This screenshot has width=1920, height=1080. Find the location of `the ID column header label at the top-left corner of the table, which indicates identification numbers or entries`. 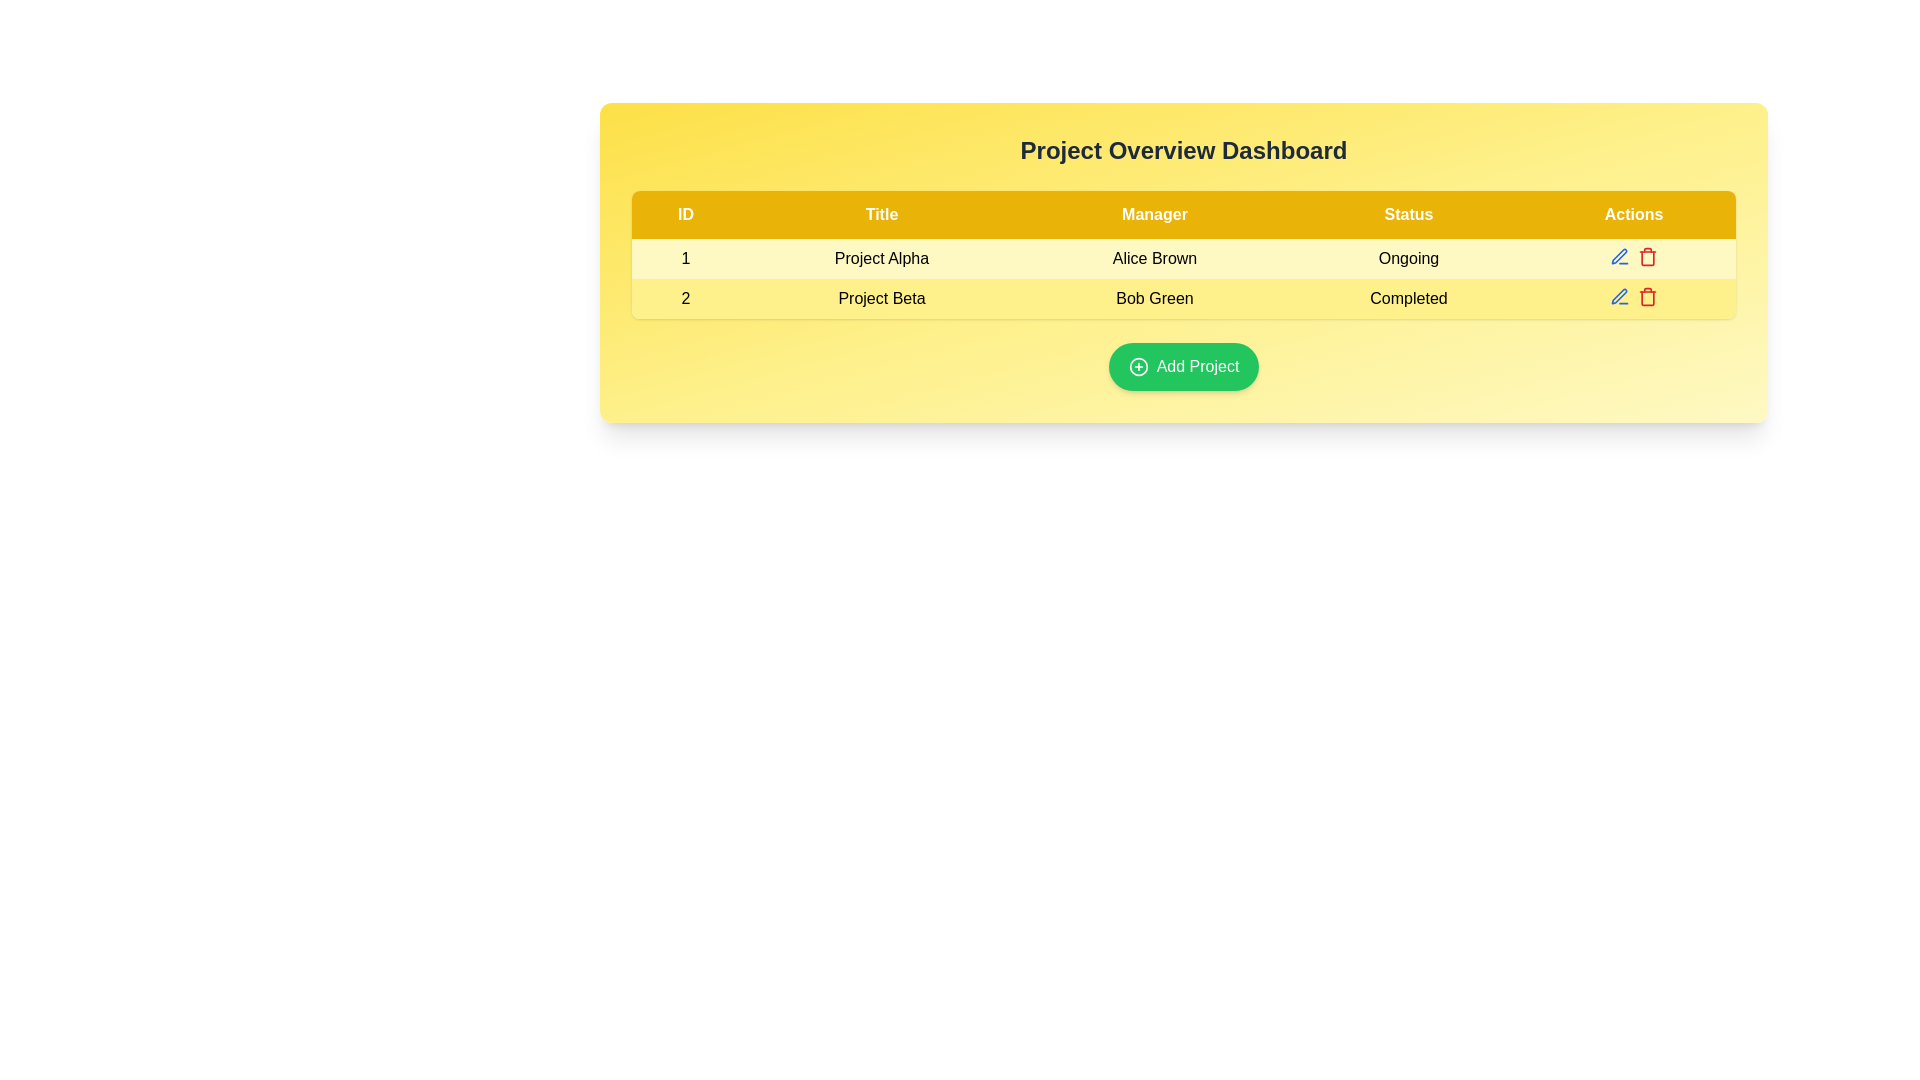

the ID column header label at the top-left corner of the table, which indicates identification numbers or entries is located at coordinates (686, 215).